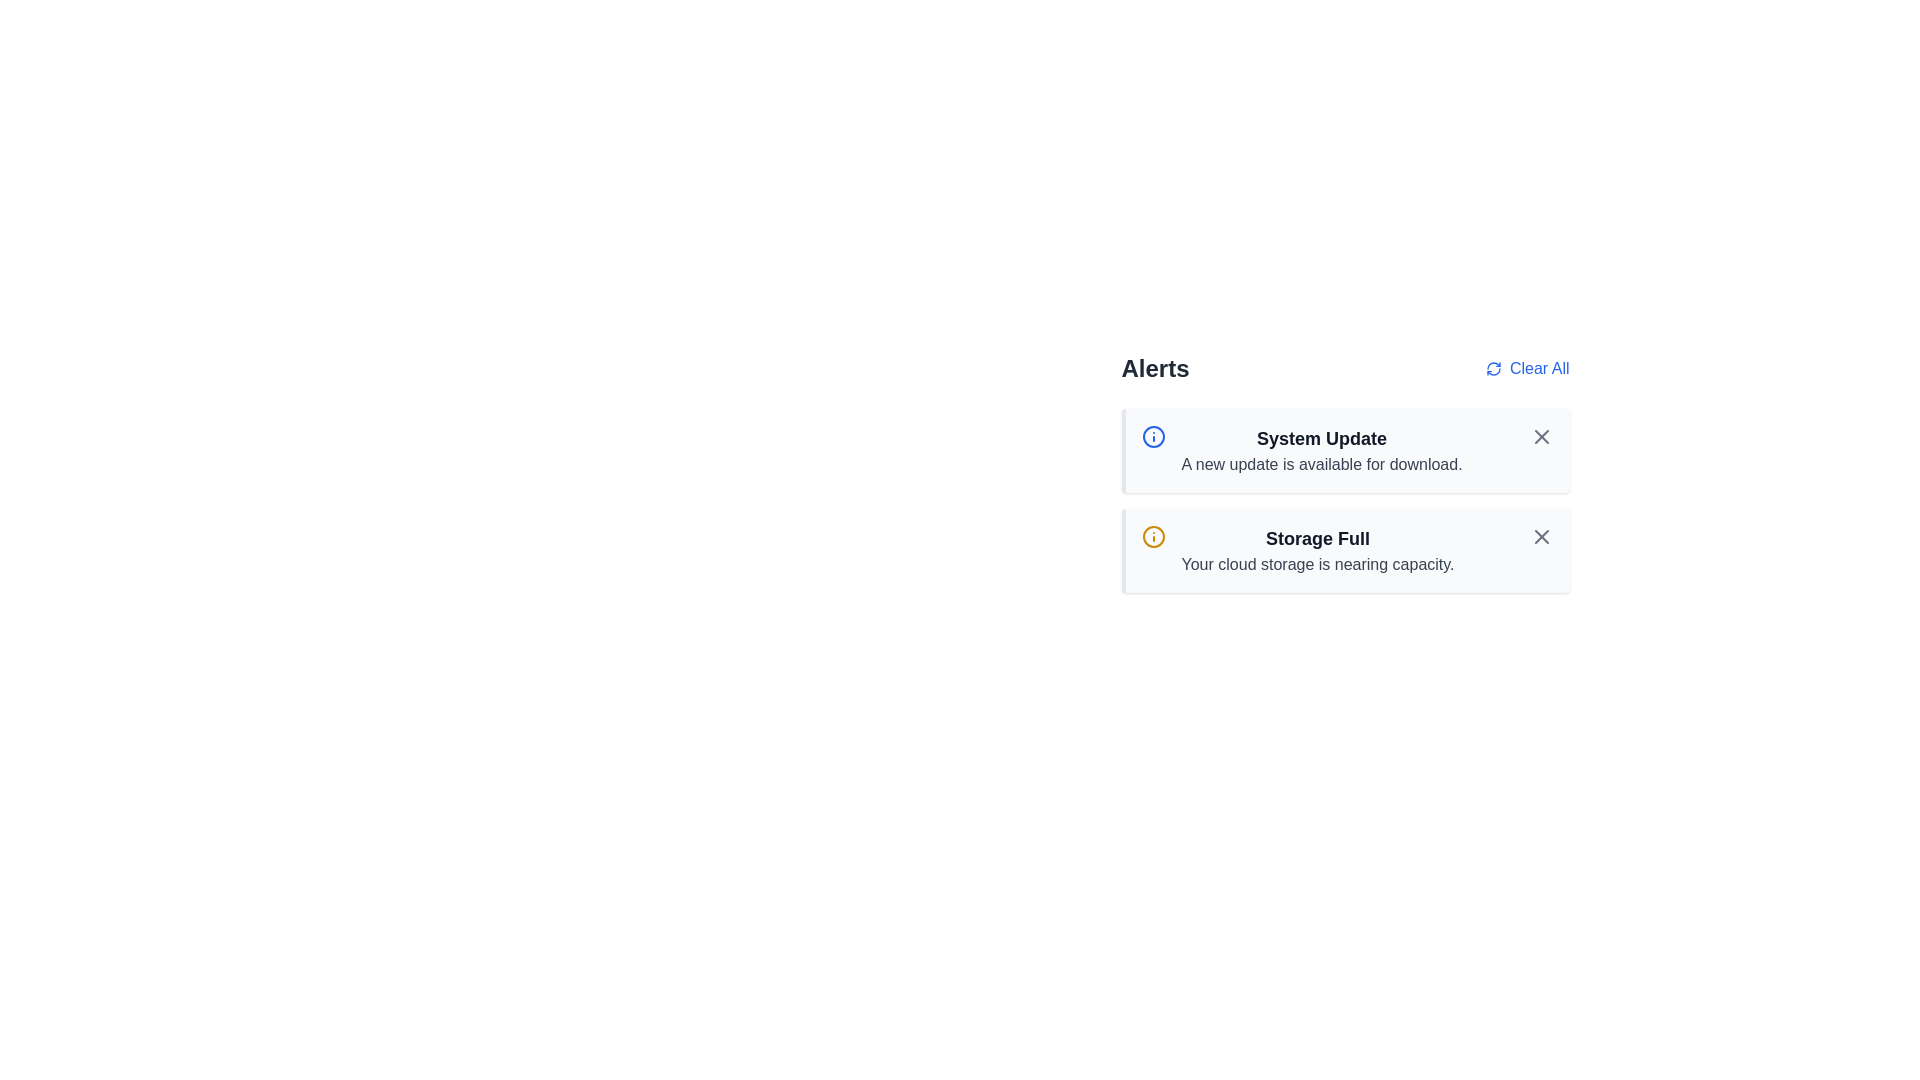  I want to click on the content of the alert titled 'Storage Full', so click(1345, 551).